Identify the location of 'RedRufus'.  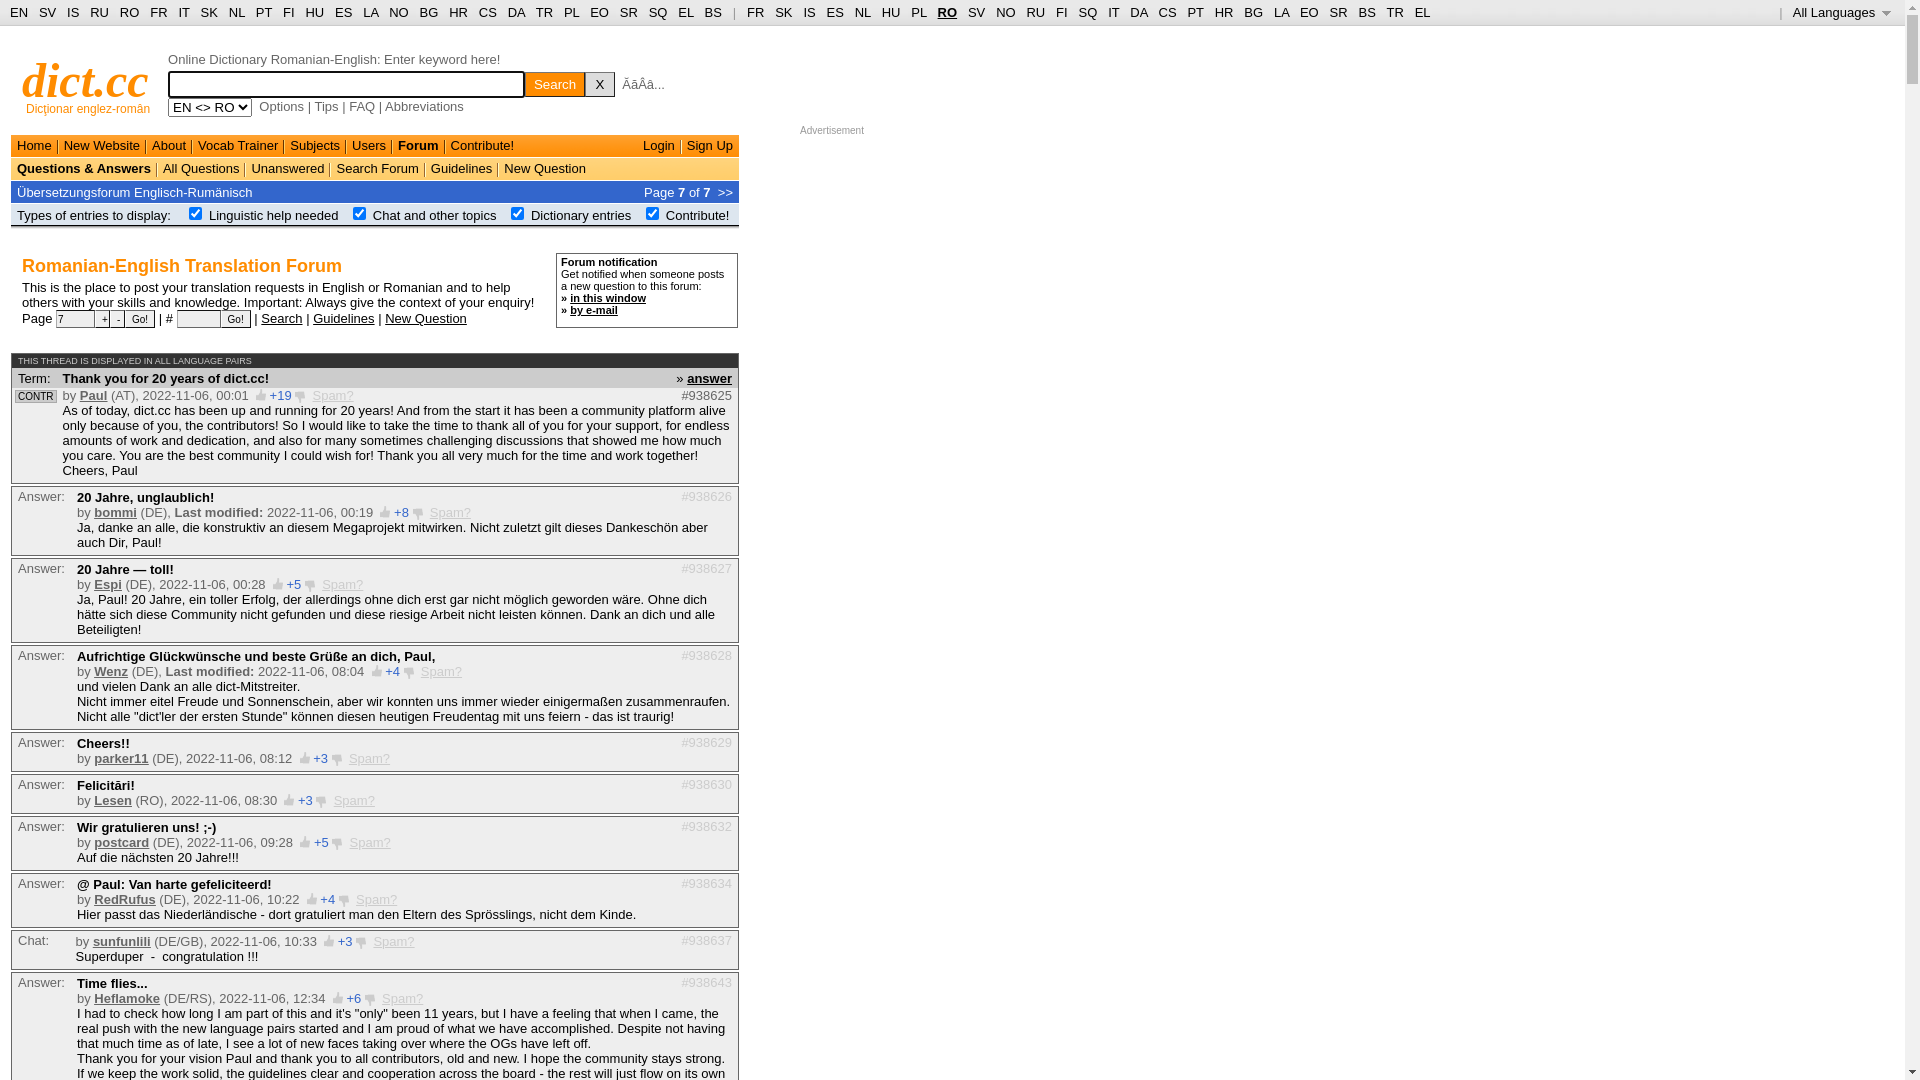
(123, 898).